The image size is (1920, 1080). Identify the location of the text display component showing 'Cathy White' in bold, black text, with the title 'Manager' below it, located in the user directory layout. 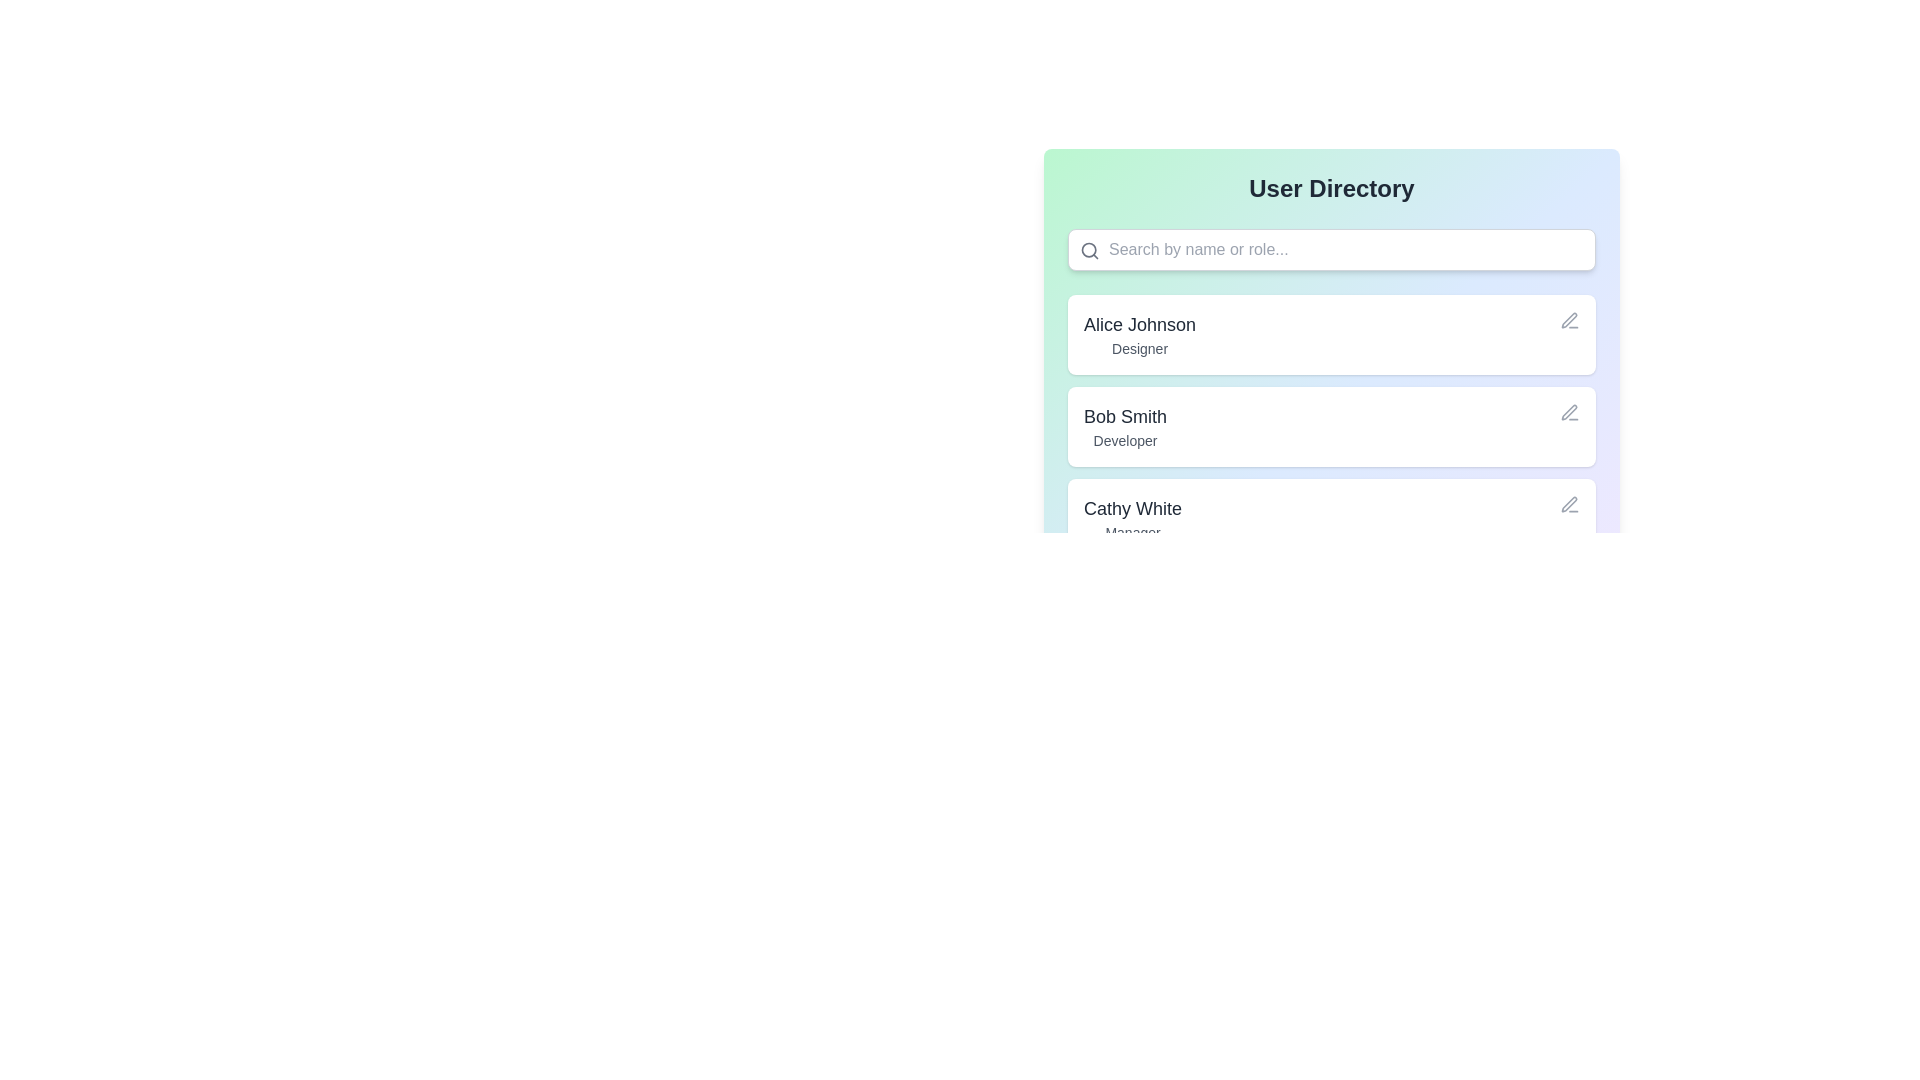
(1132, 518).